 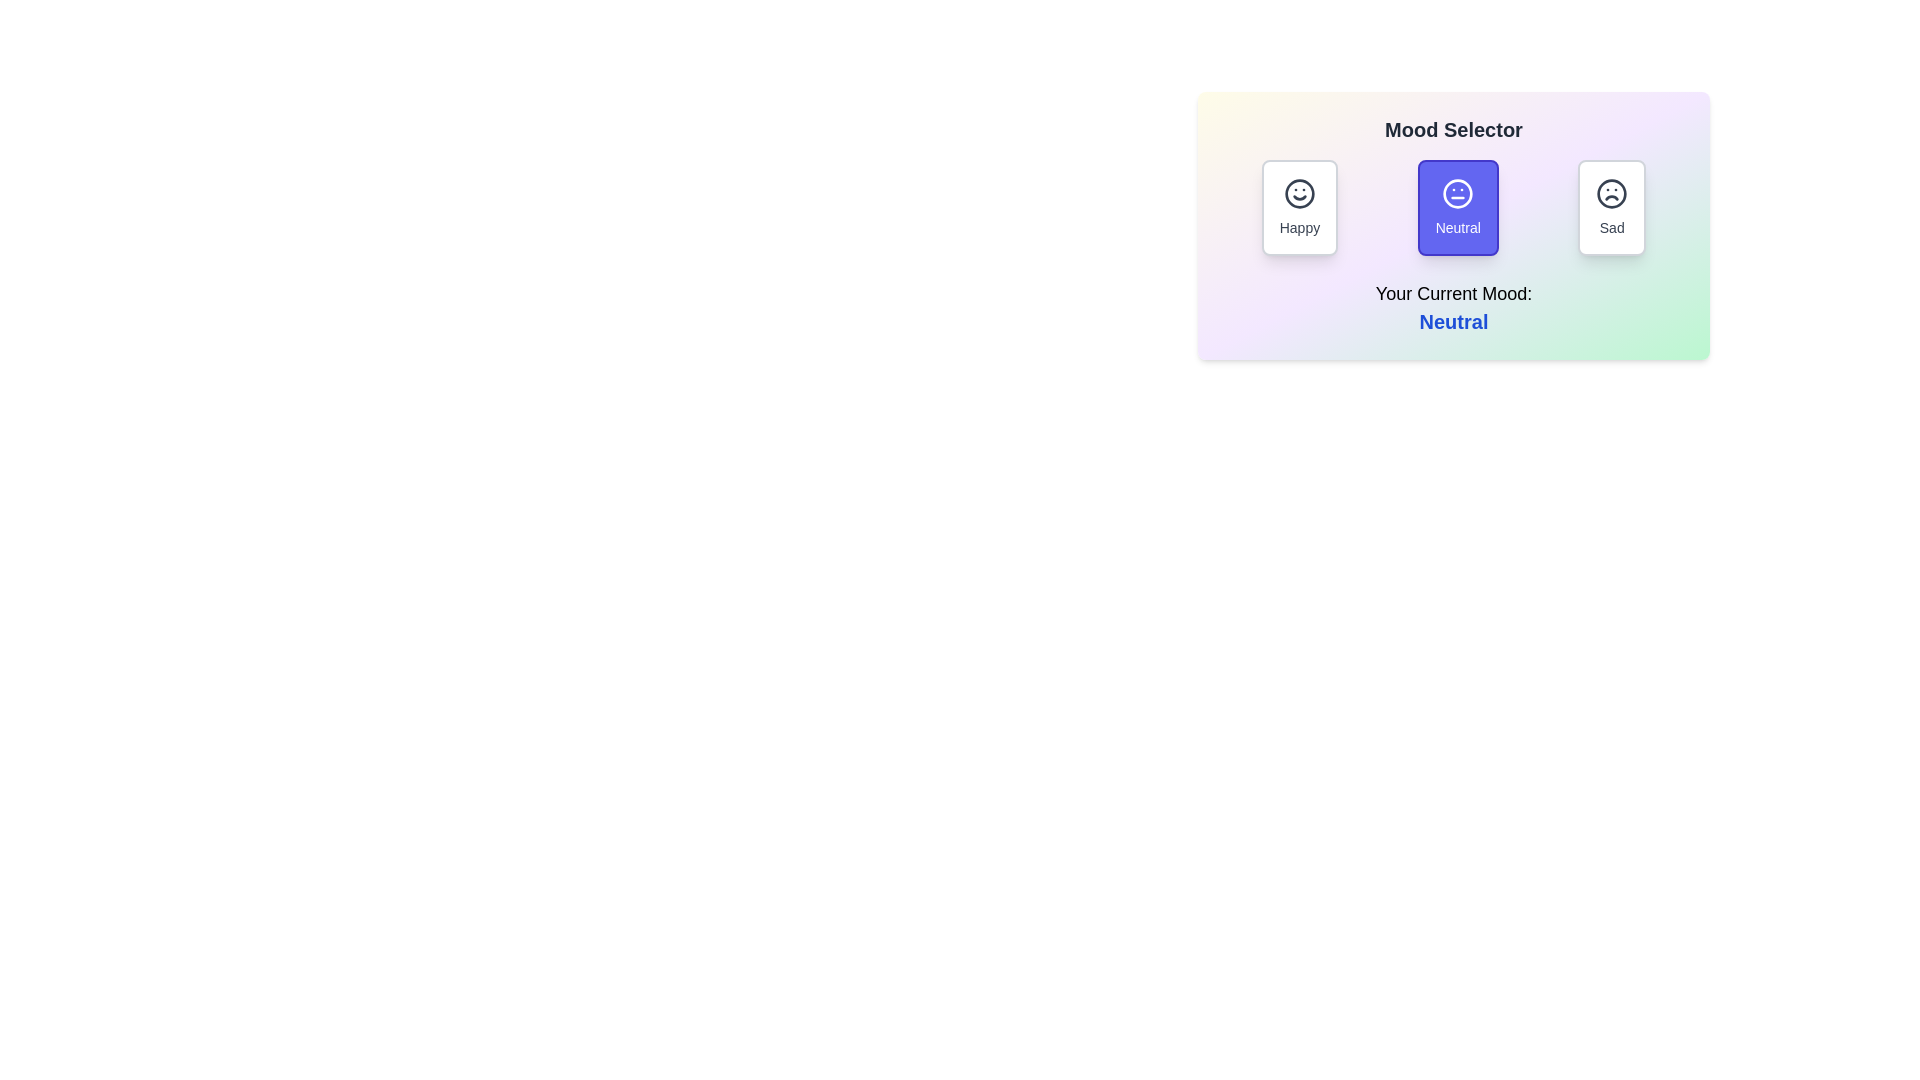 I want to click on the 'Neutral' button in the Mood Selector group of buttons, so click(x=1454, y=208).